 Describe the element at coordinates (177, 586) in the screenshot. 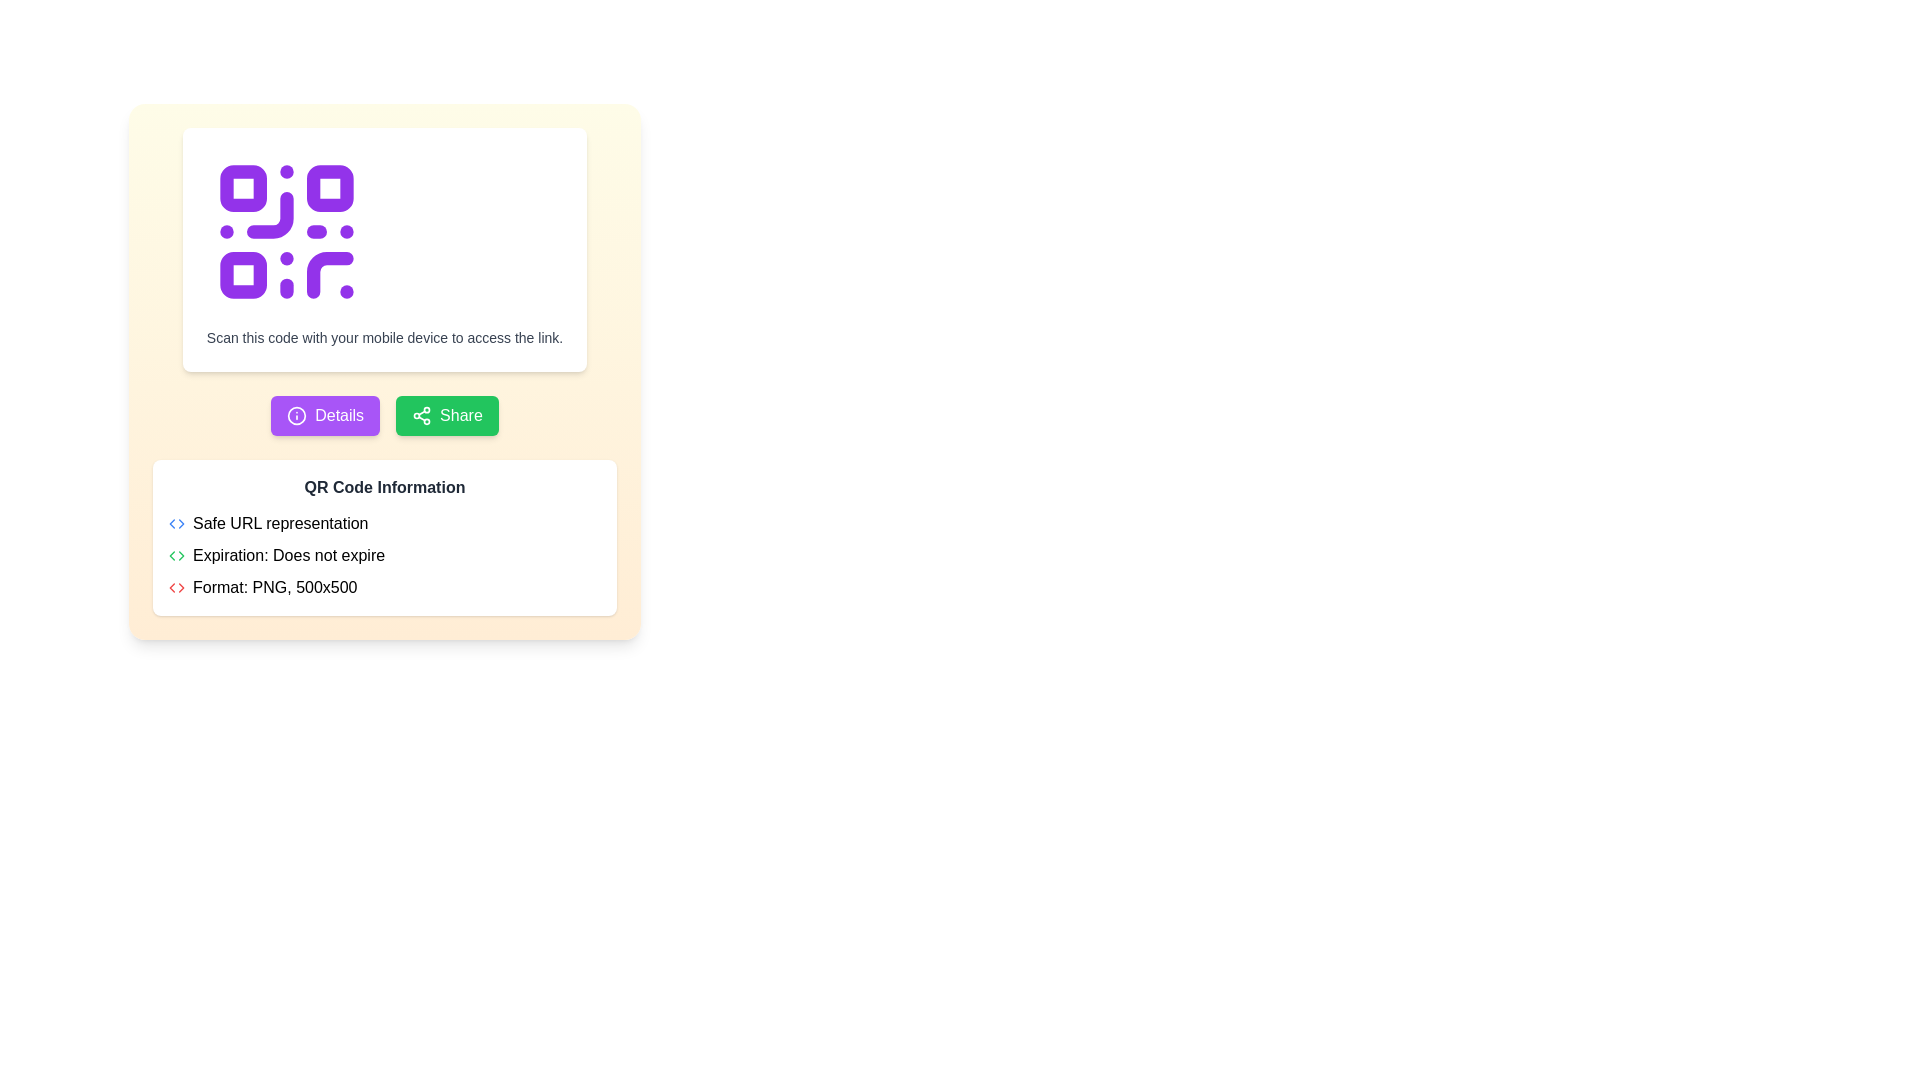

I see `the small red SVG icon consisting of left and right-pointing arrows, located in the QR Code Information section, to the left of the 'Format: PNG, 500x500' text` at that location.